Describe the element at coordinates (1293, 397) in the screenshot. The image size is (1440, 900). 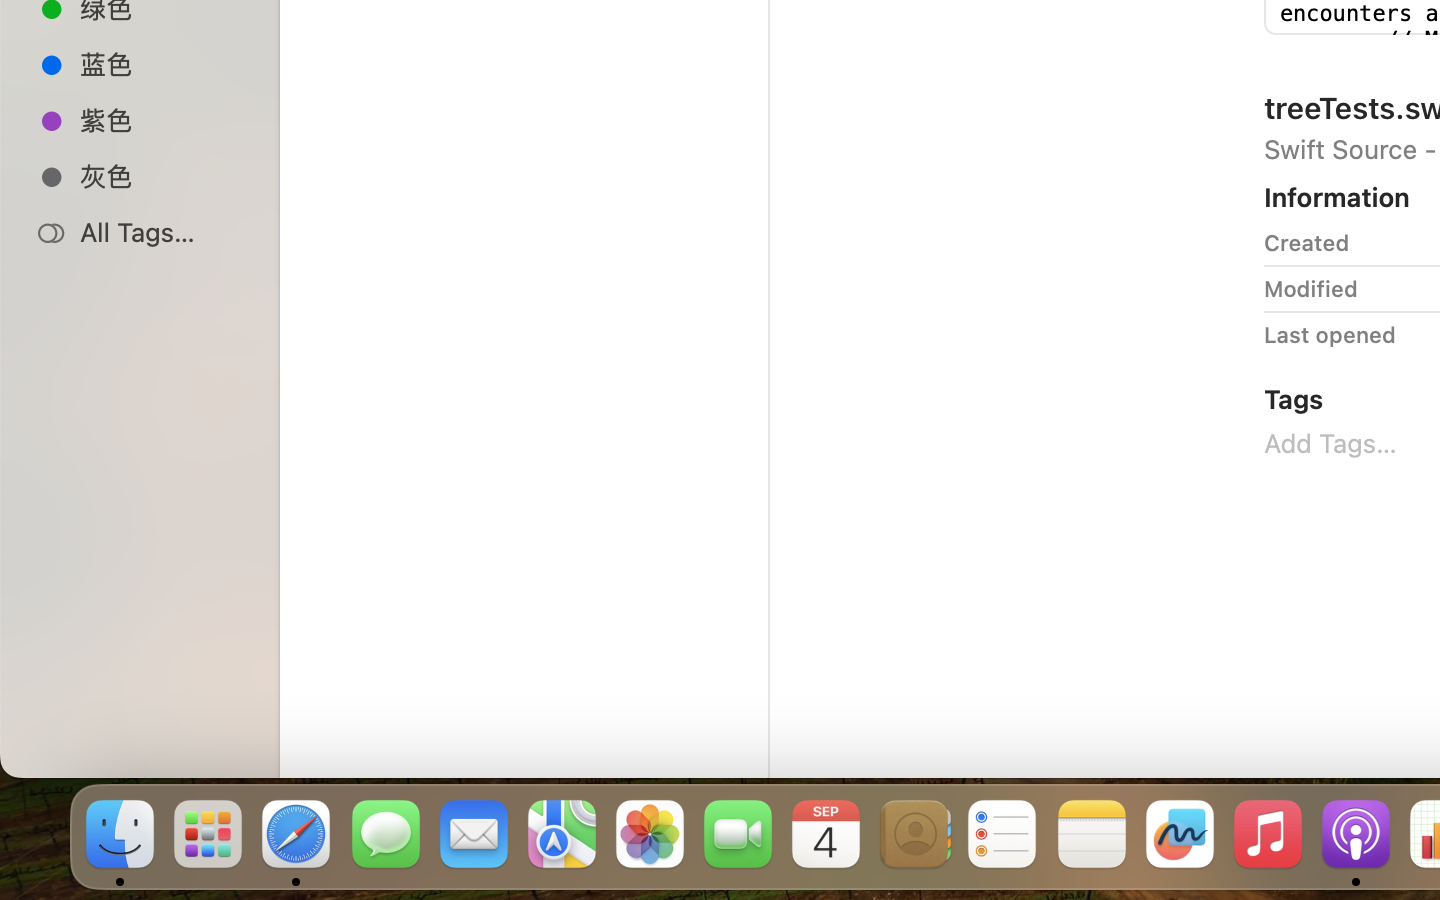
I see `'Tags'` at that location.